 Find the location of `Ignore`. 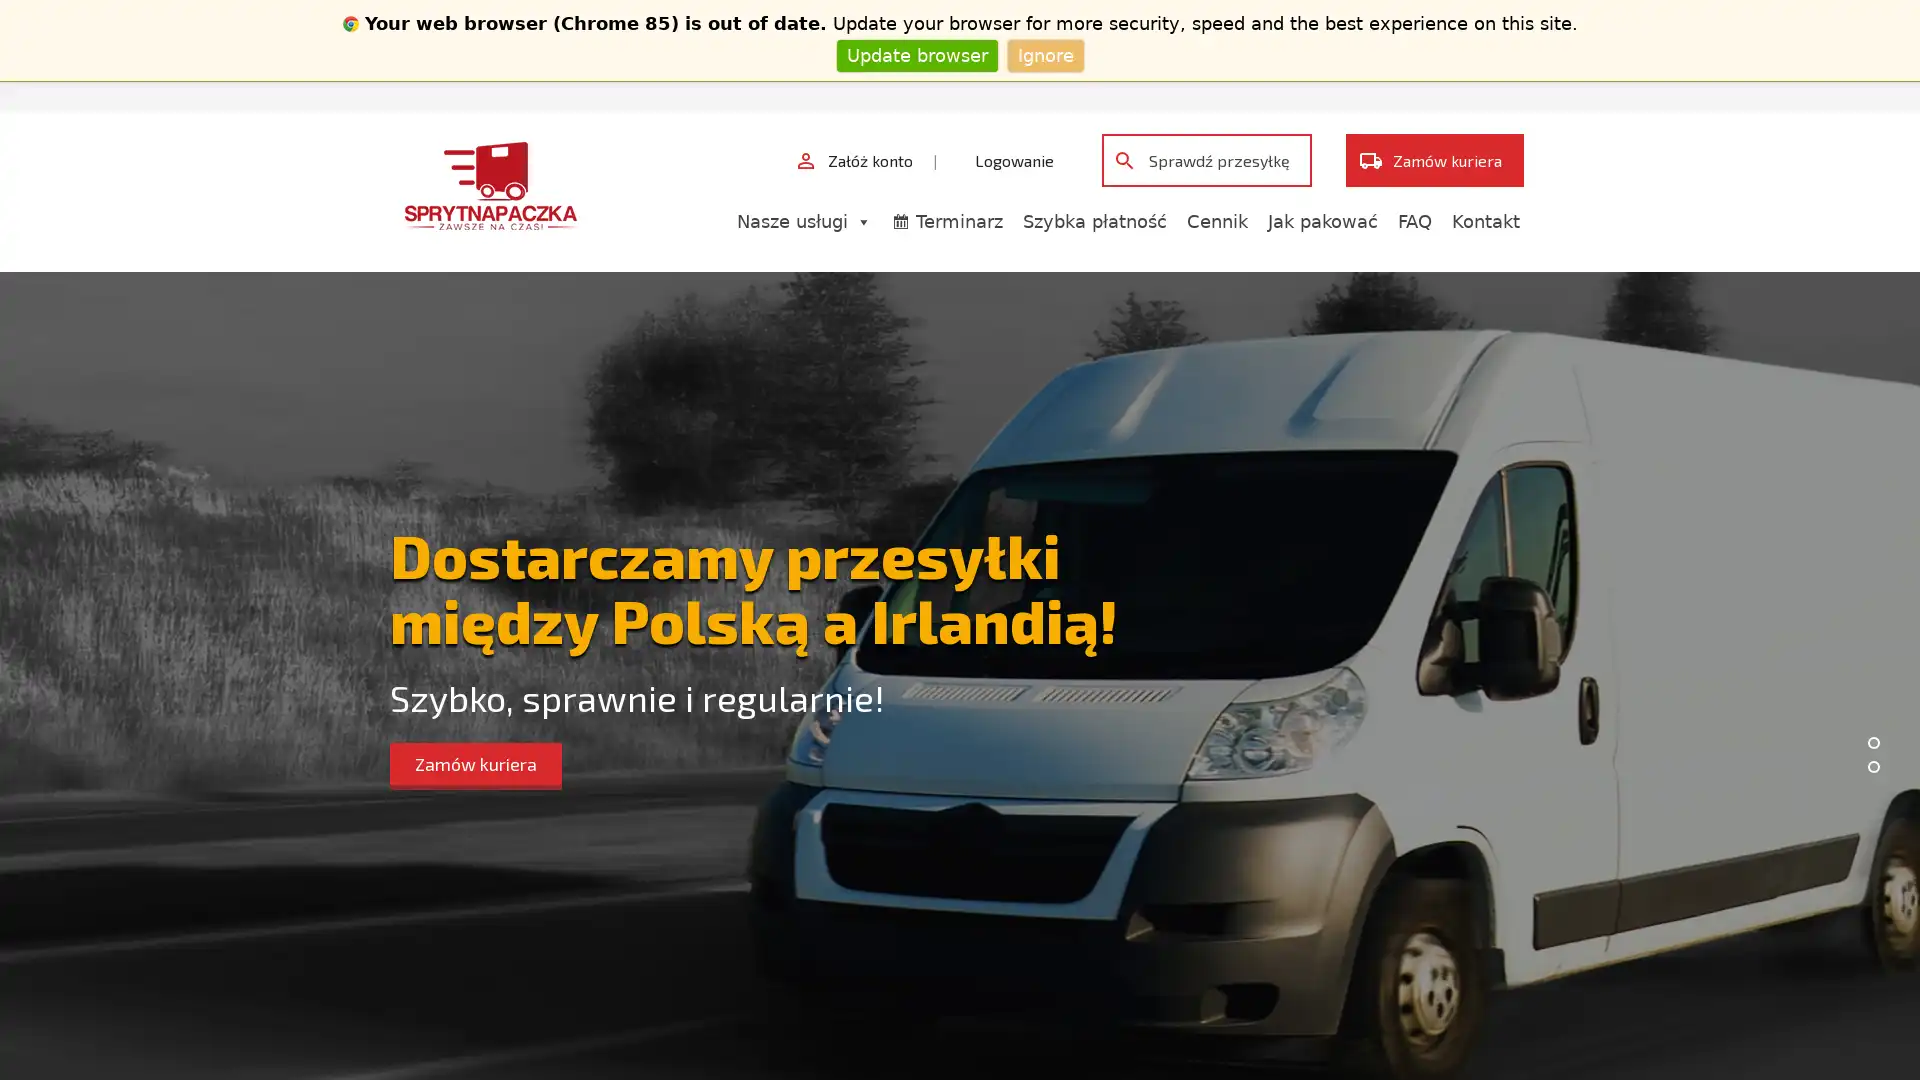

Ignore is located at coordinates (1044, 54).